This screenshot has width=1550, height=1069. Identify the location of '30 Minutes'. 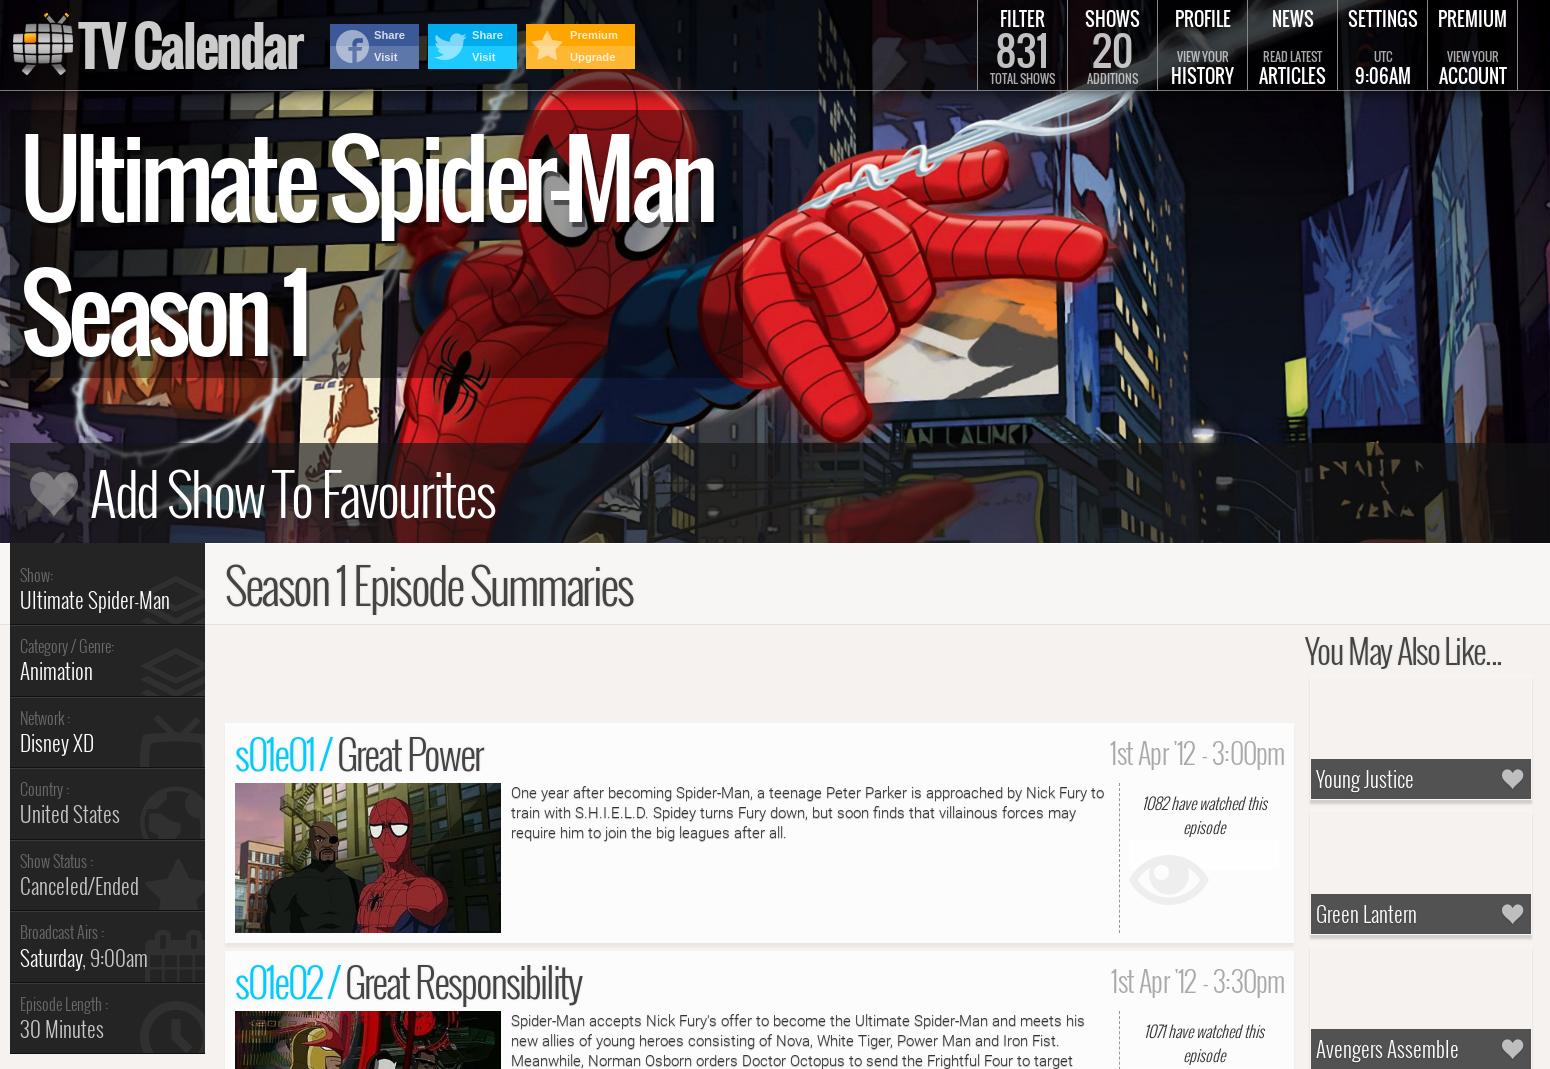
(61, 1028).